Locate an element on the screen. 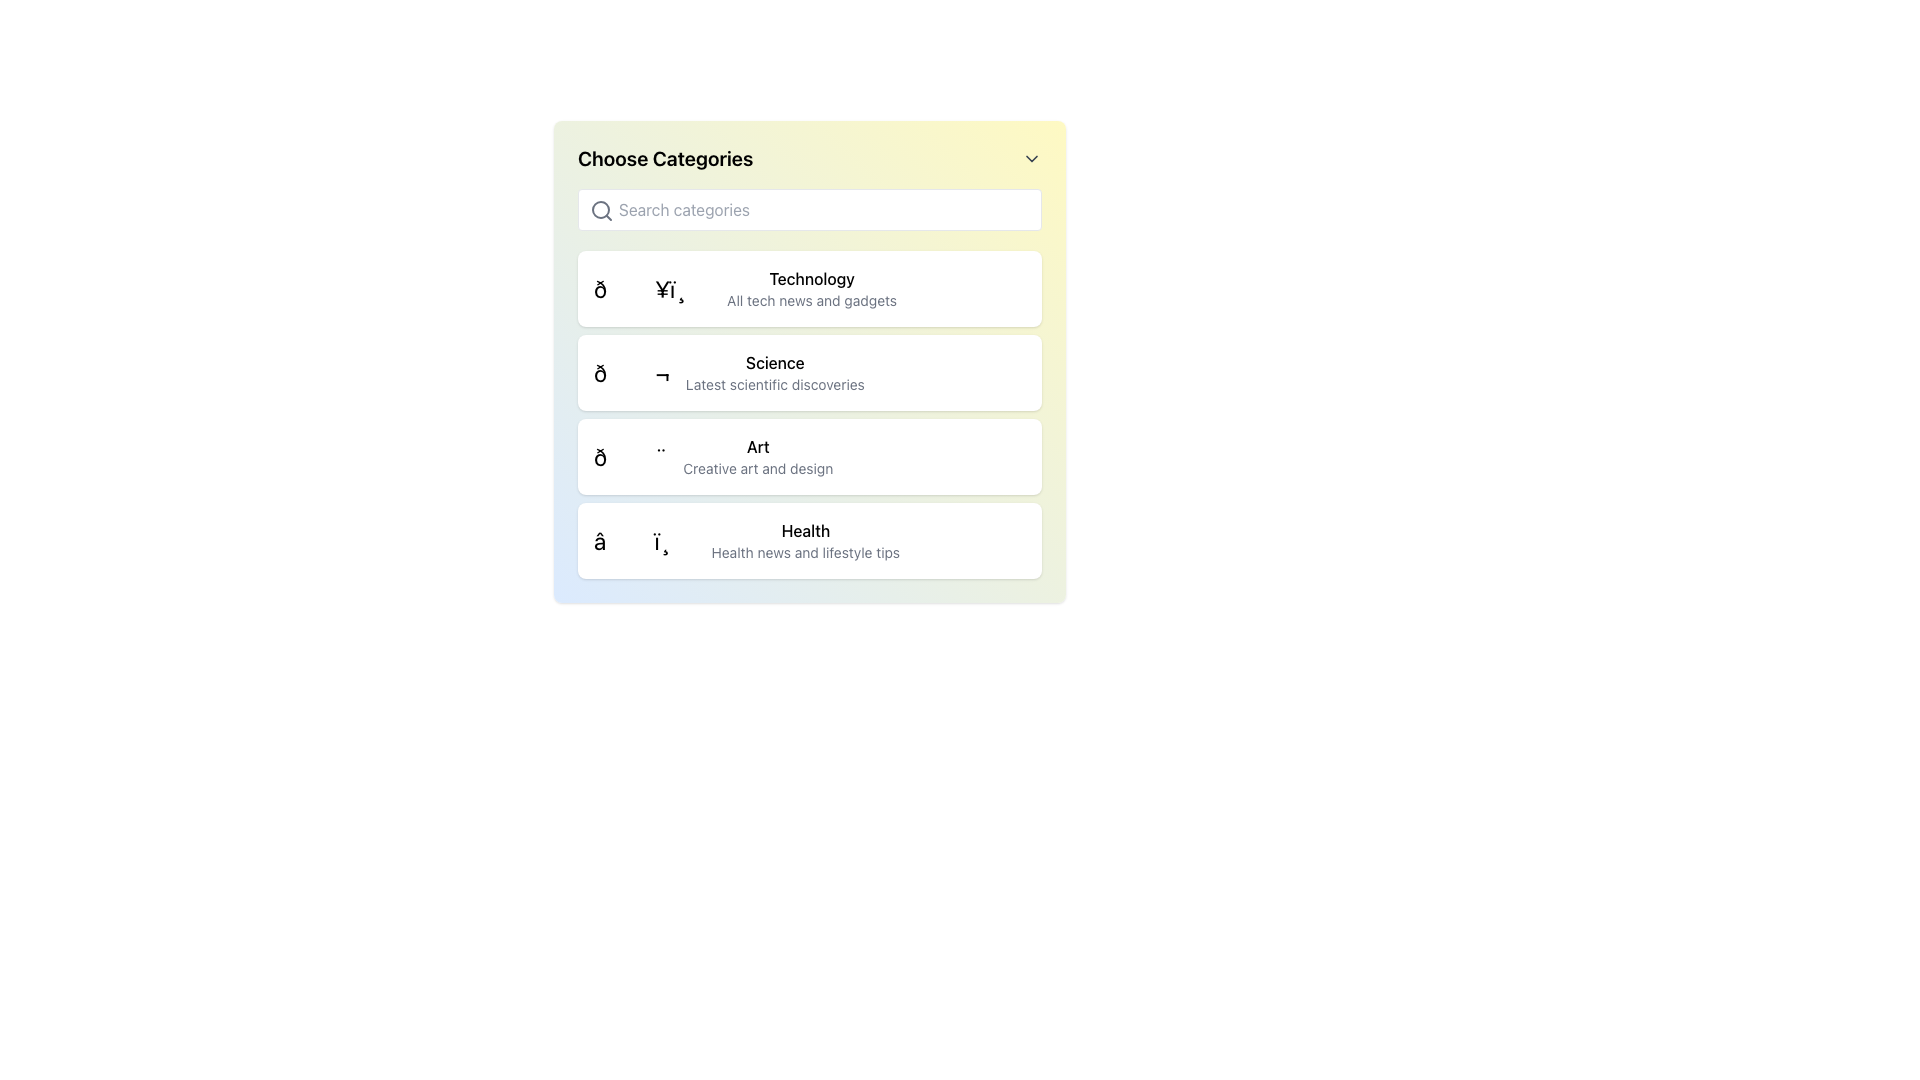  the text block with the header 'Science' and subheader 'Latest scientific discoveries' is located at coordinates (774, 373).